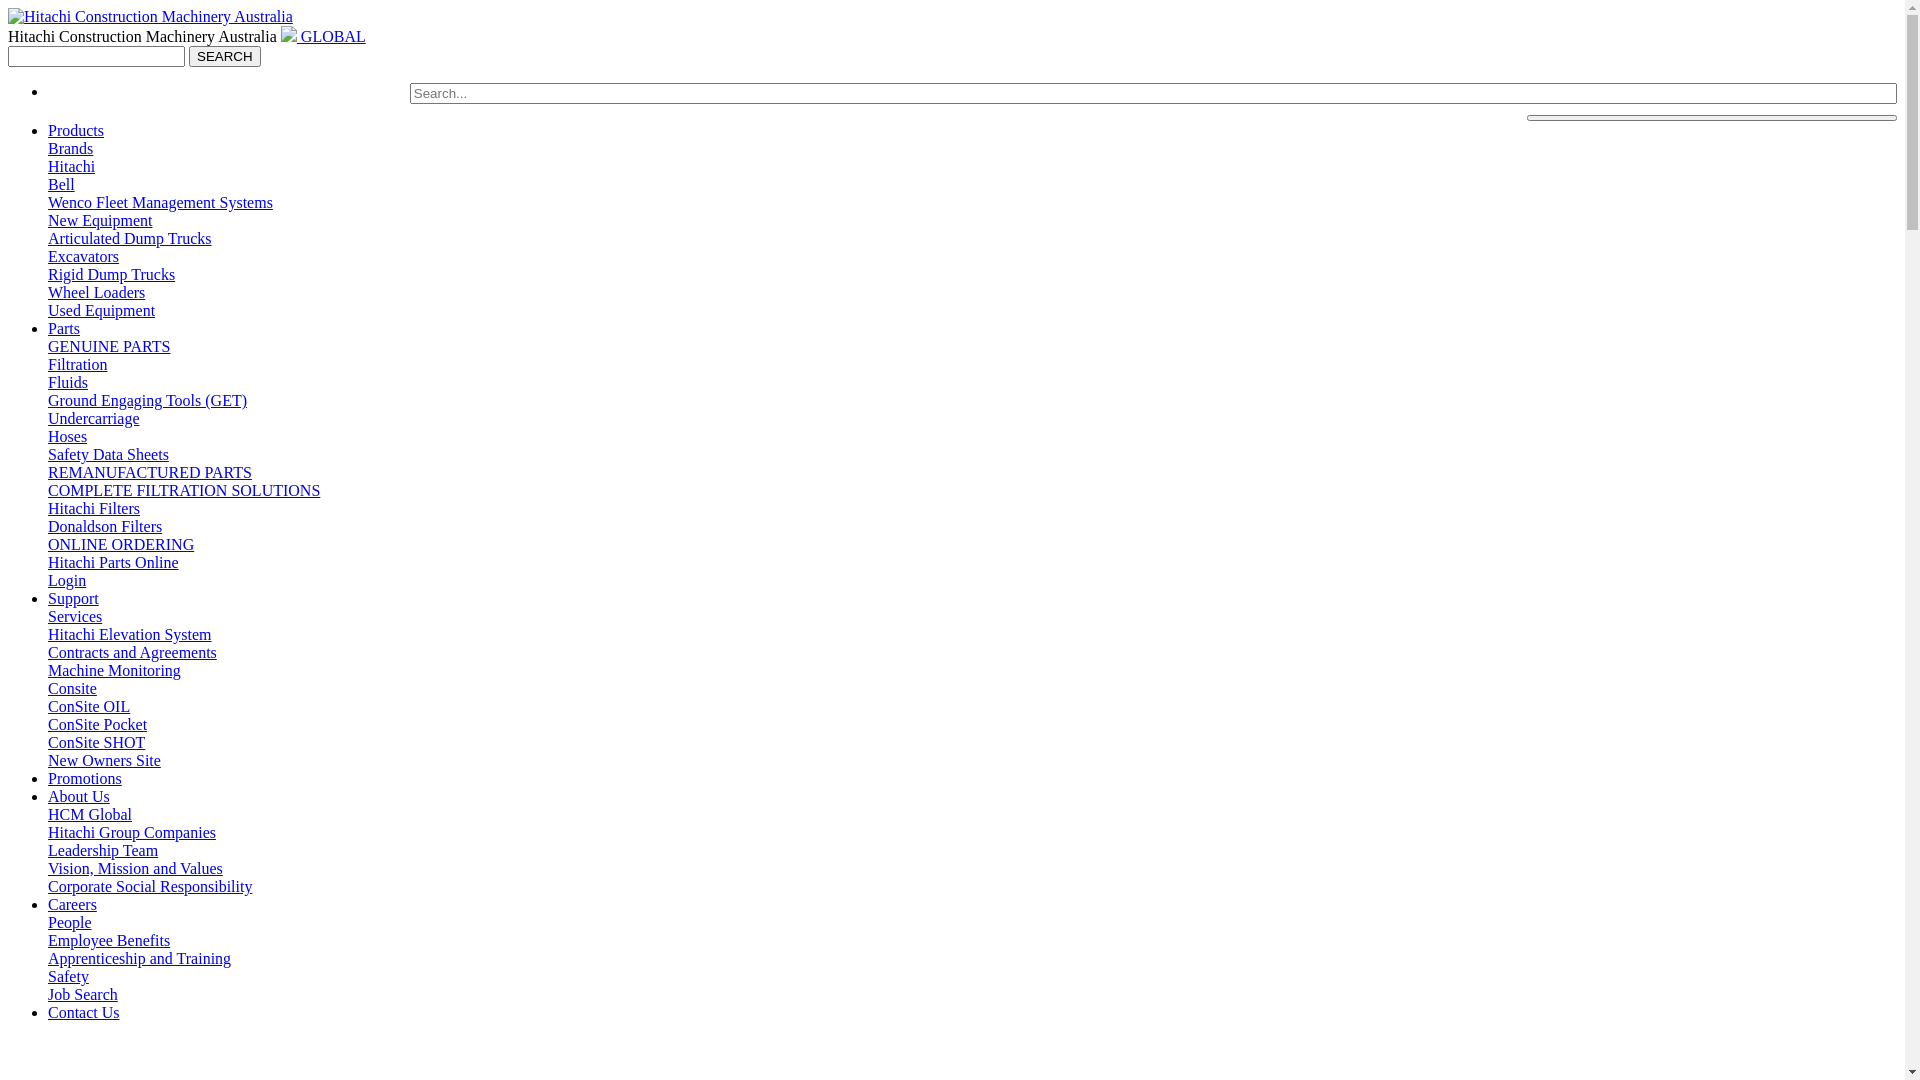 The height and width of the screenshot is (1080, 1920). Describe the element at coordinates (101, 850) in the screenshot. I see `'Leadership Team'` at that location.